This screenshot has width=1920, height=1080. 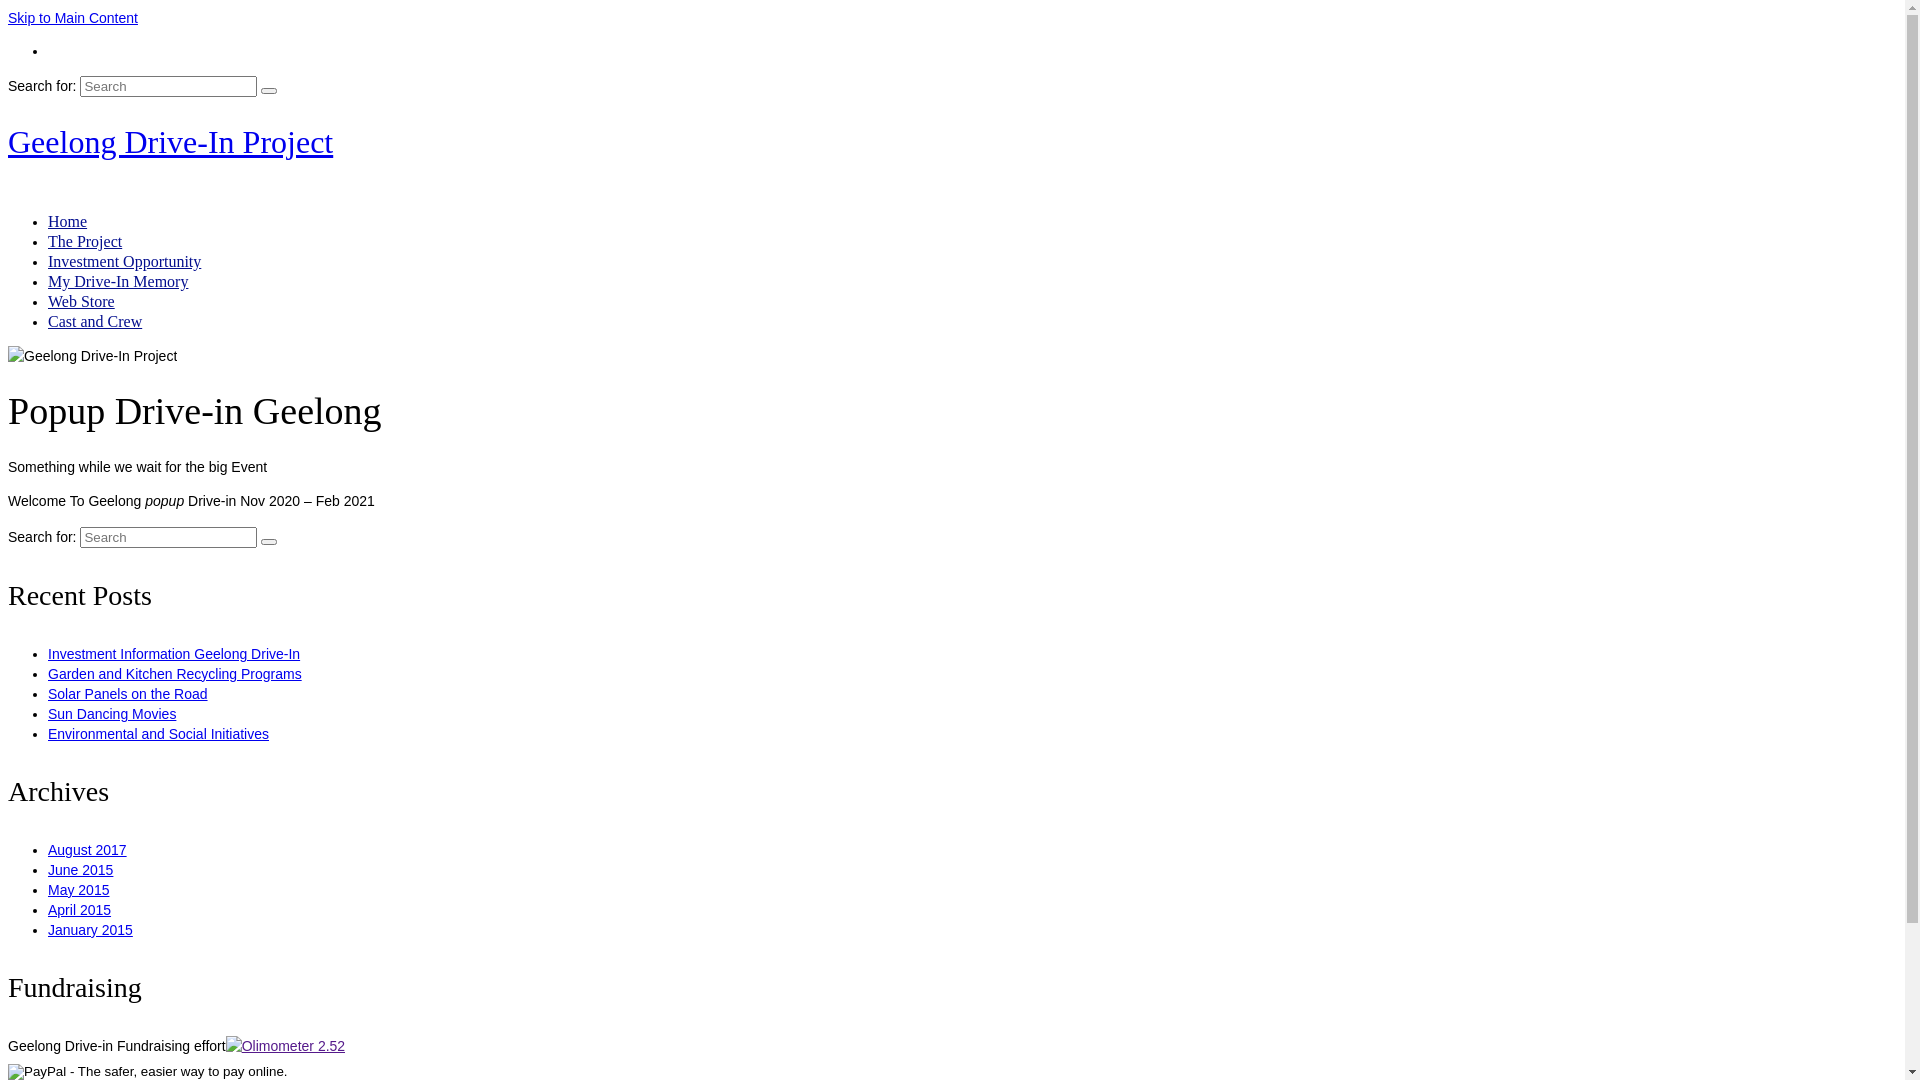 I want to click on 'The Project', so click(x=84, y=240).